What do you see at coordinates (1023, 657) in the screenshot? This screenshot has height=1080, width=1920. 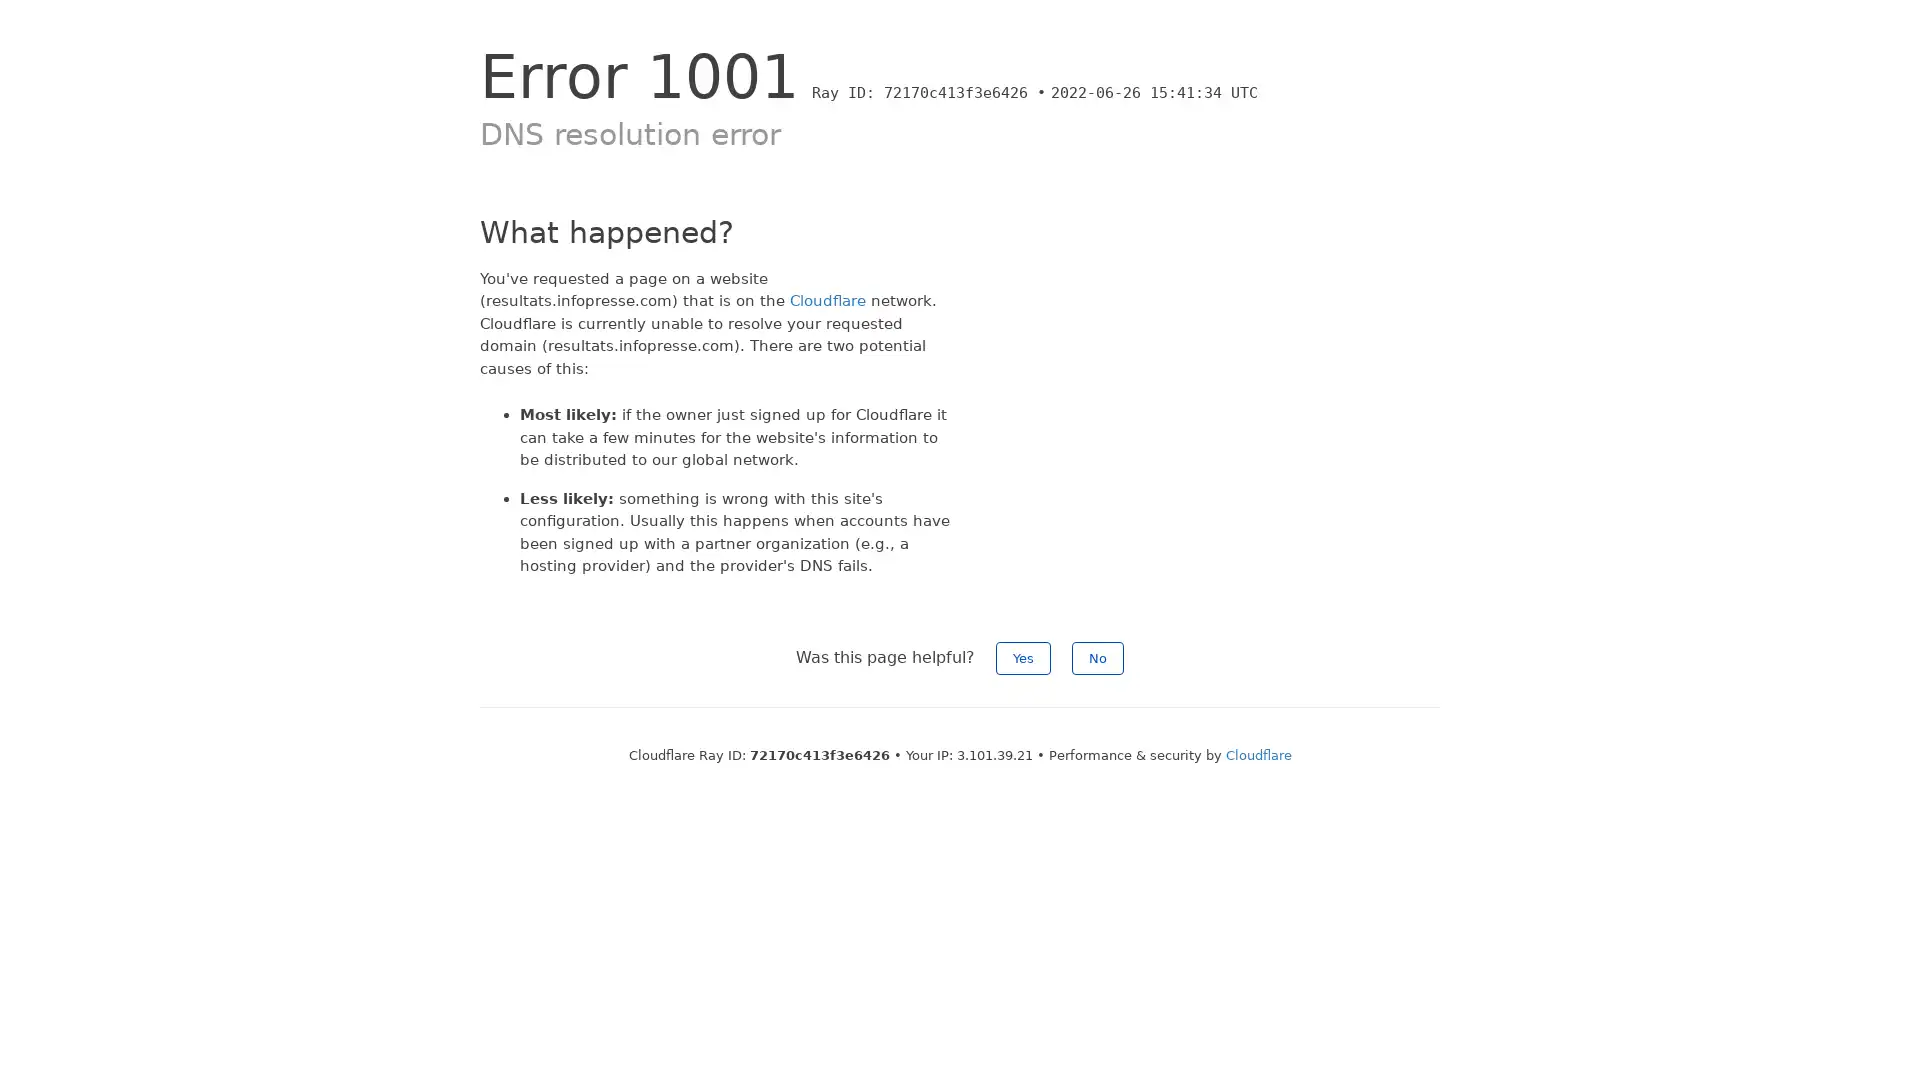 I see `Yes` at bounding box center [1023, 657].